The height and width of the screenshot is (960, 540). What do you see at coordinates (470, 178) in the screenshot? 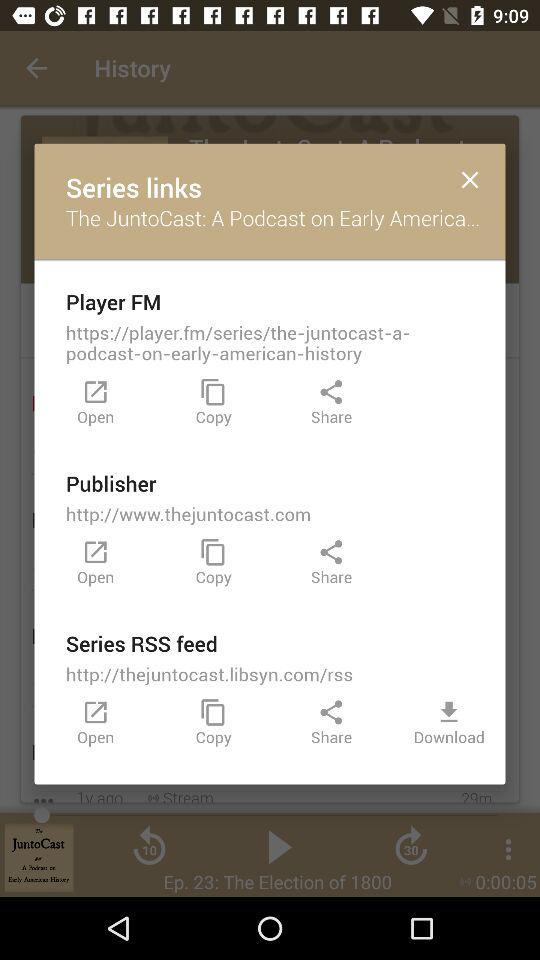
I see `item next to series links icon` at bounding box center [470, 178].